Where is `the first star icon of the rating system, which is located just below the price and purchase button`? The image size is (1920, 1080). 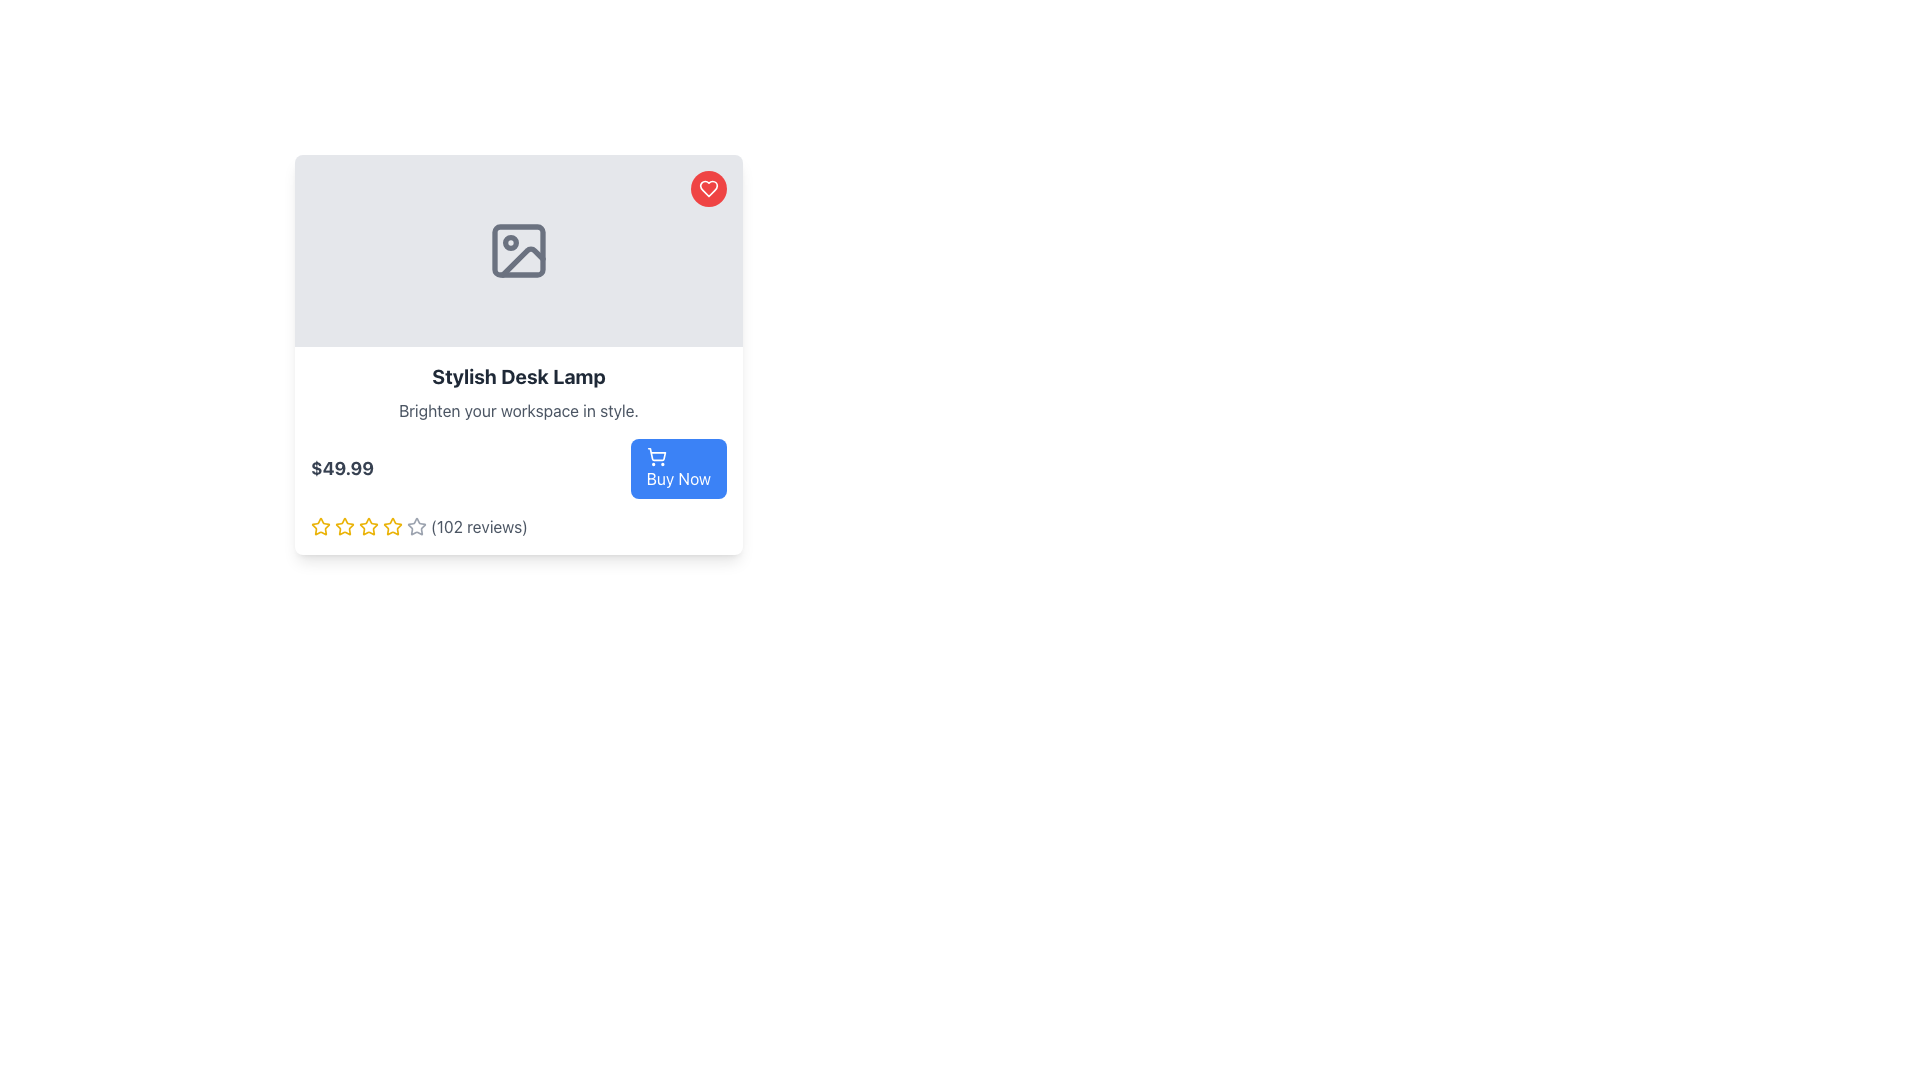
the first star icon of the rating system, which is located just below the price and purchase button is located at coordinates (321, 526).